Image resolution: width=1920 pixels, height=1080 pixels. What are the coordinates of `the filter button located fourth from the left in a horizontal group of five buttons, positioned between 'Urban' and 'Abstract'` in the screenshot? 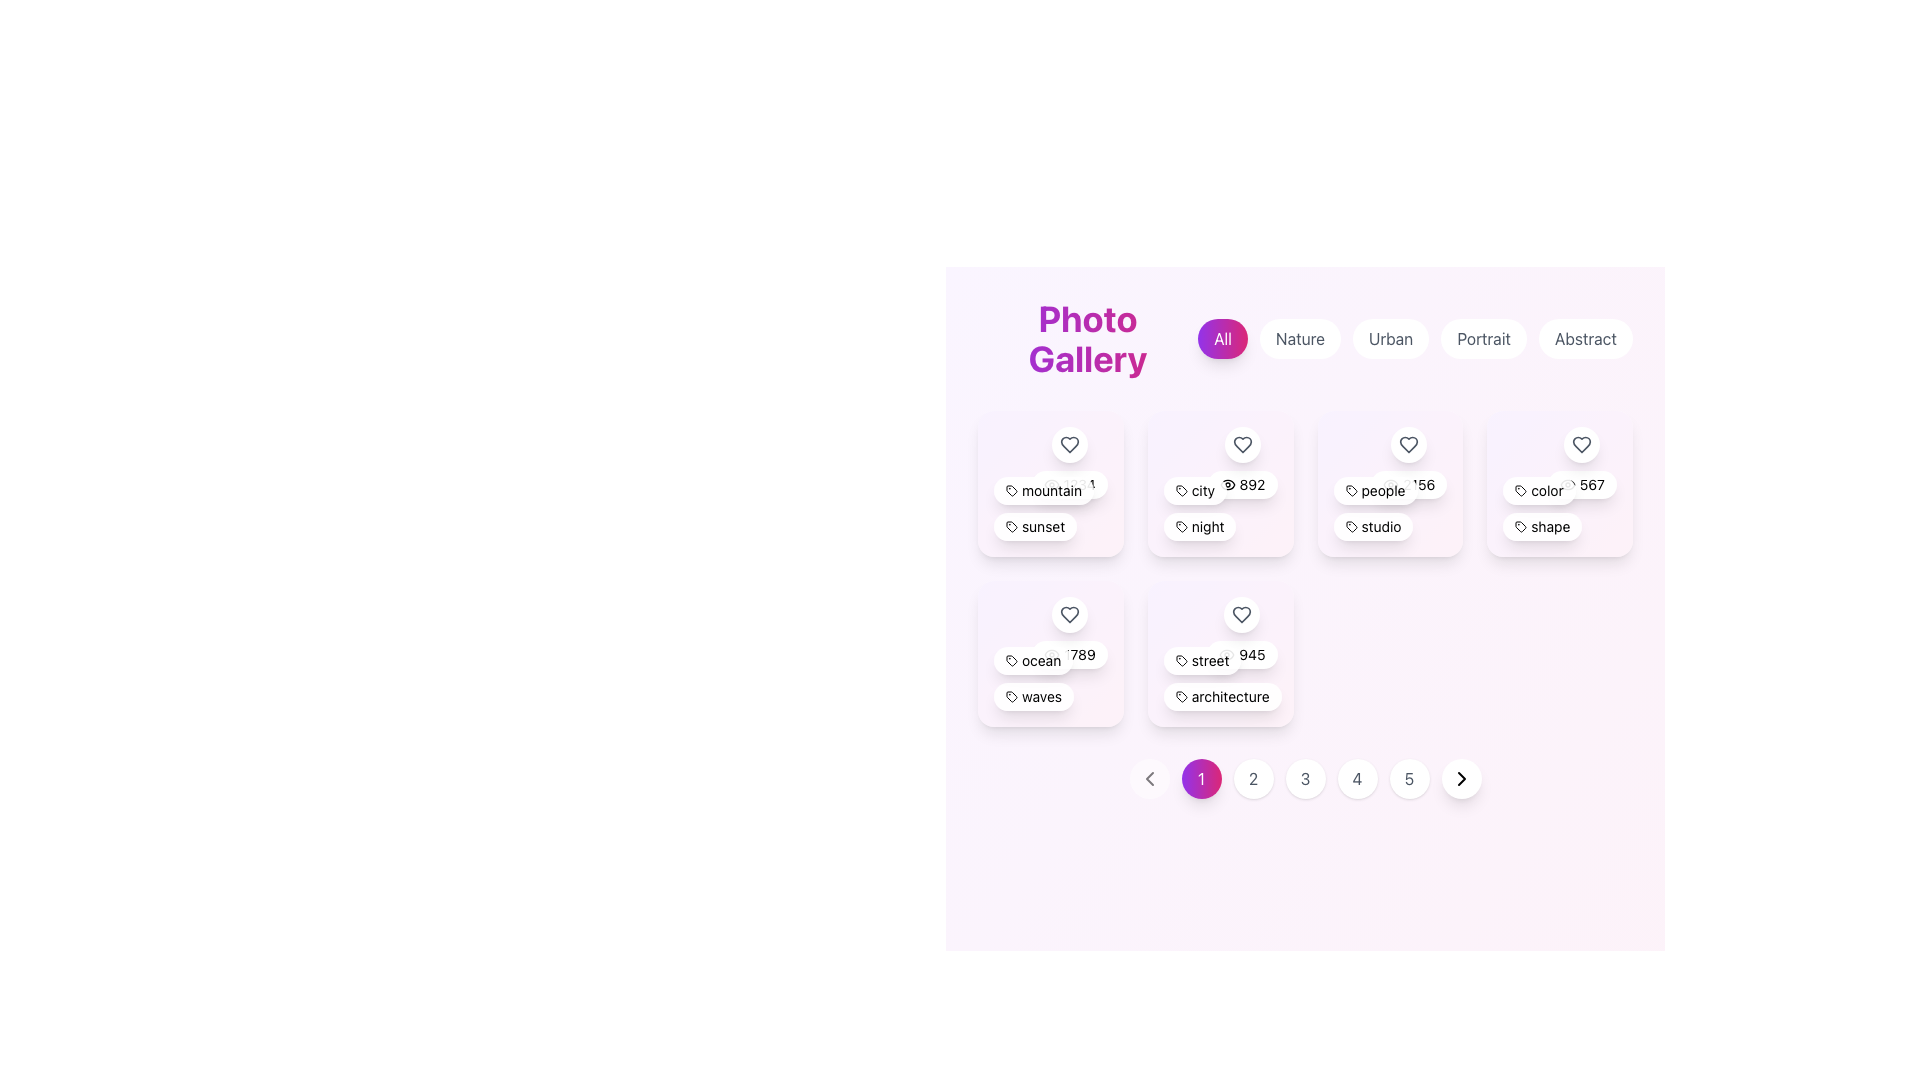 It's located at (1483, 338).